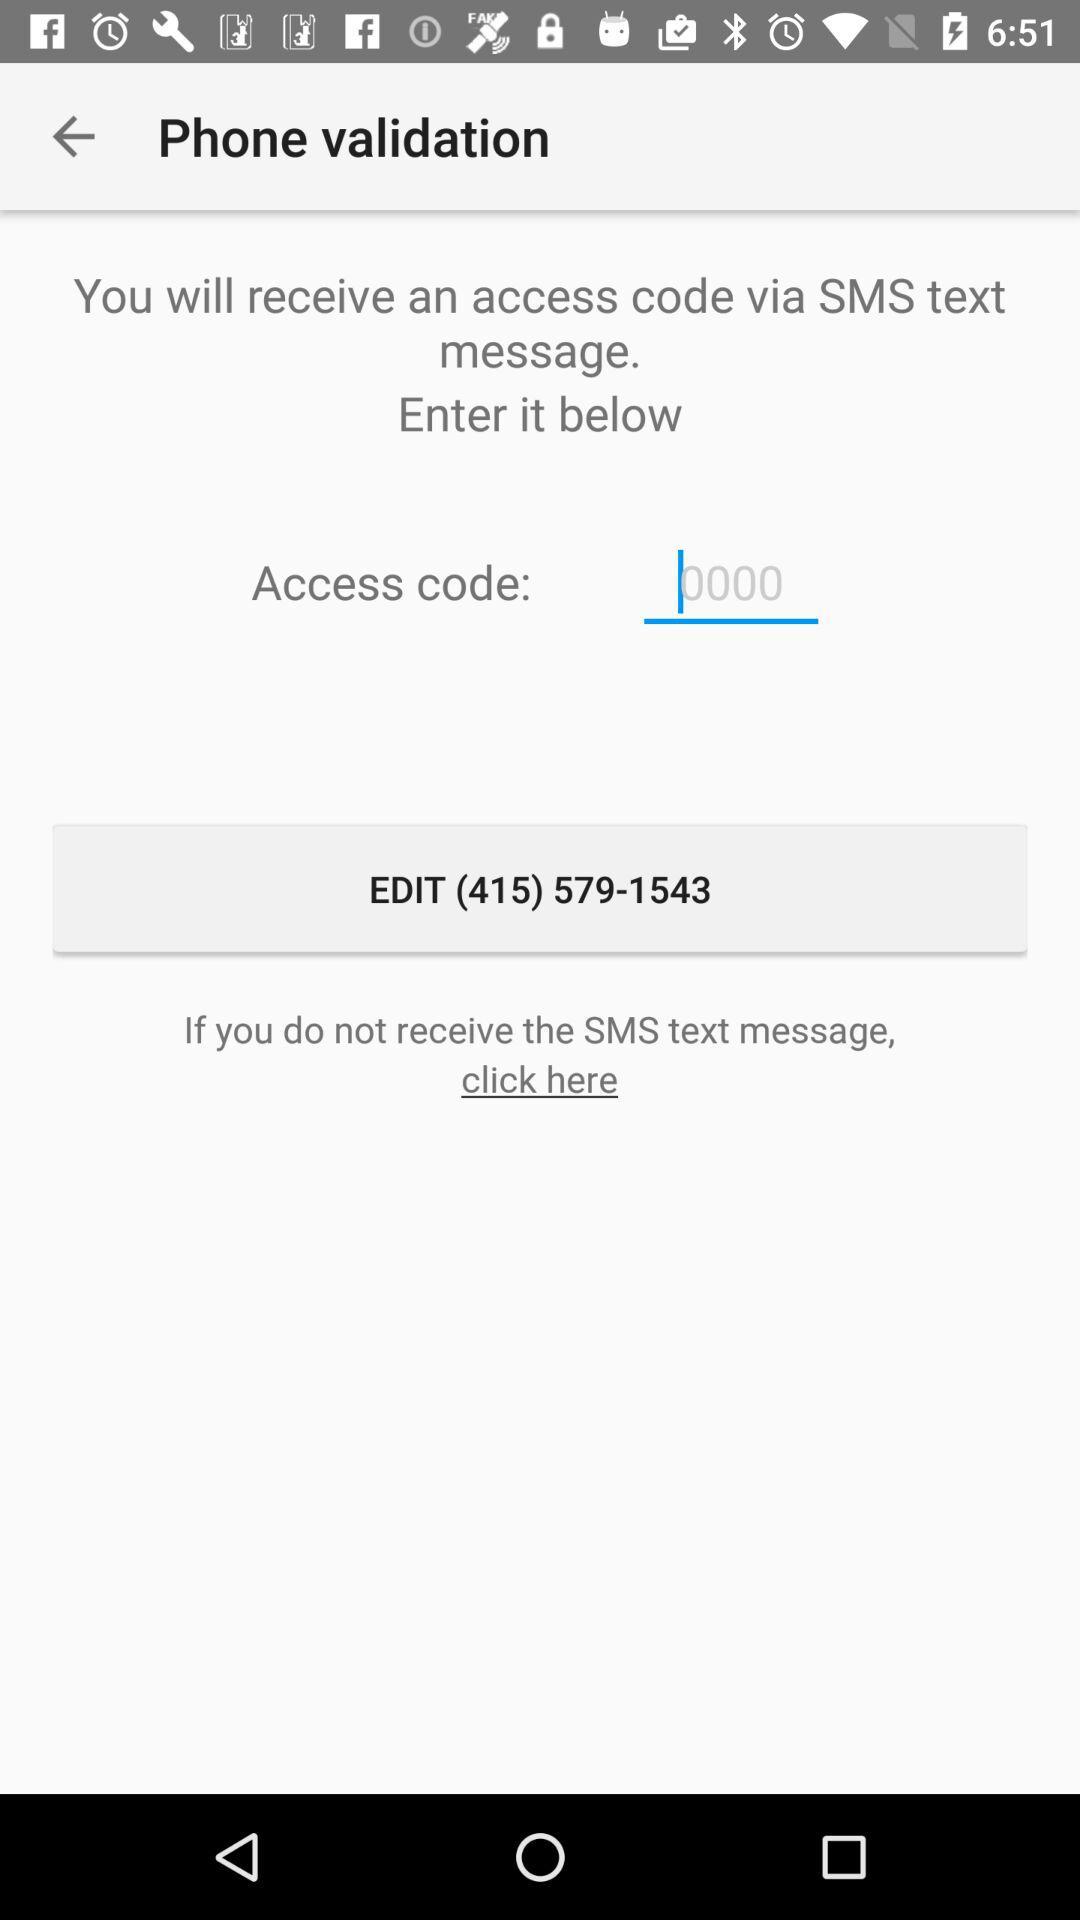 This screenshot has height=1920, width=1080. I want to click on acces code bar, so click(731, 581).